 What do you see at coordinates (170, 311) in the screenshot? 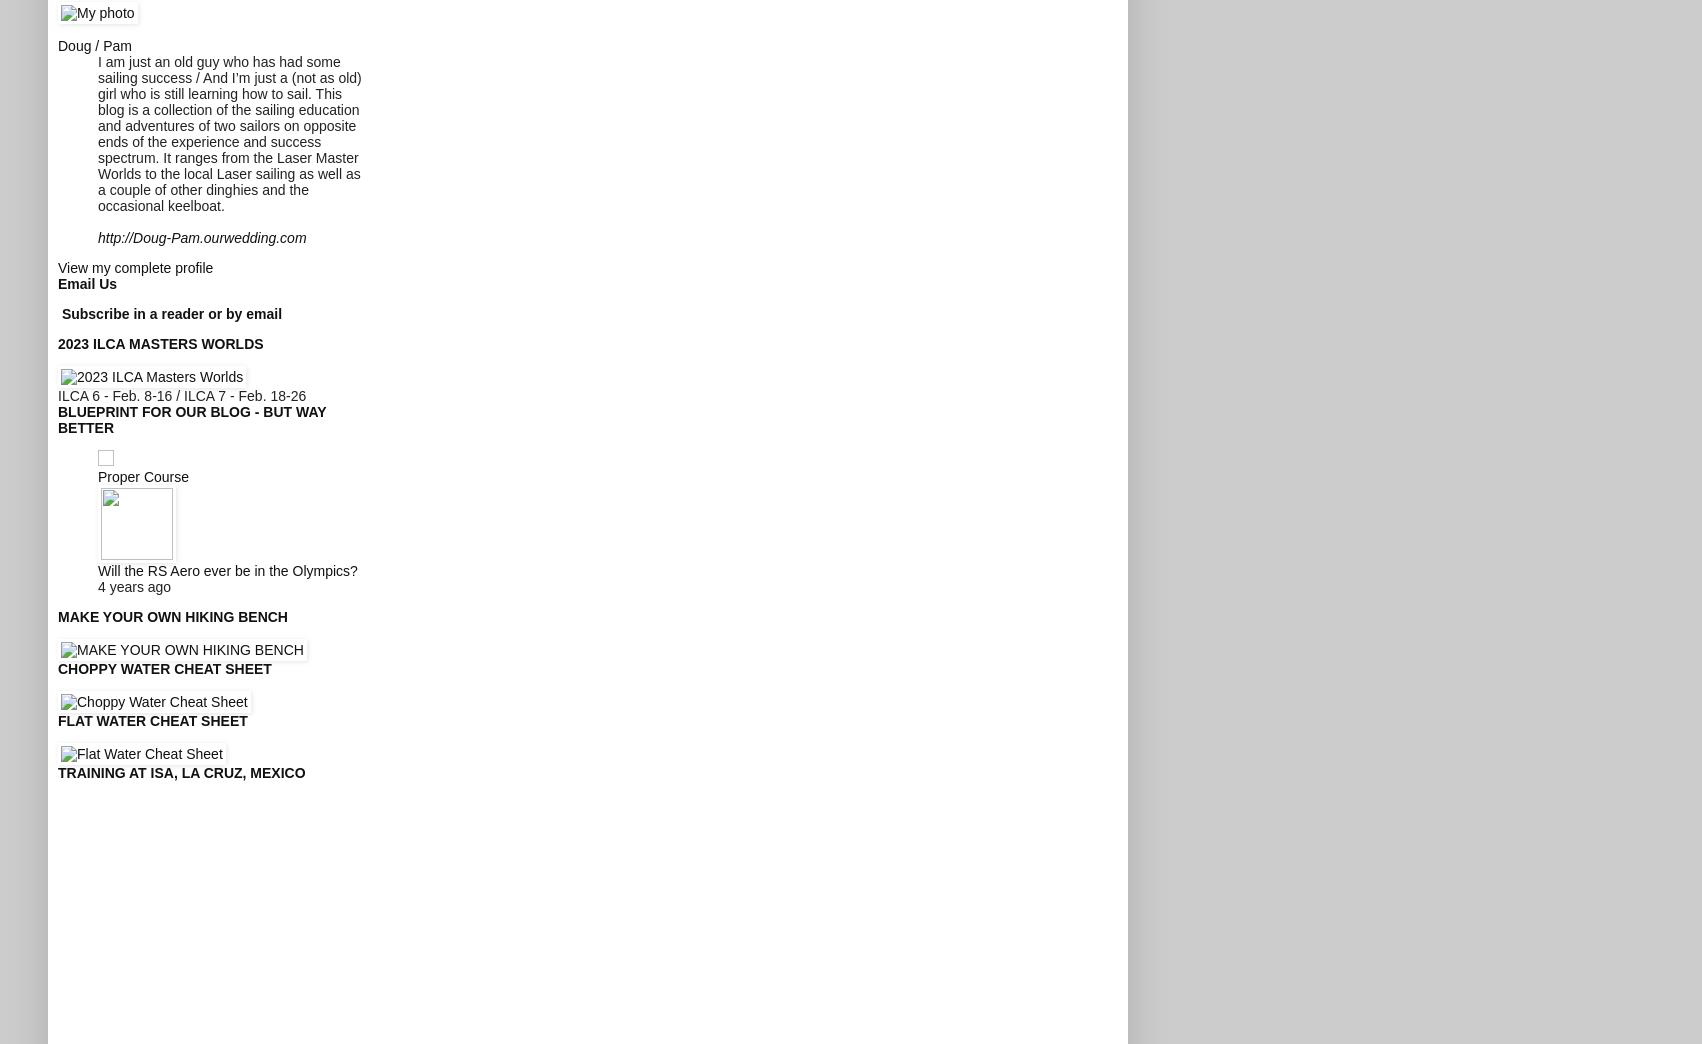
I see `'Subscribe in a reader or by email'` at bounding box center [170, 311].